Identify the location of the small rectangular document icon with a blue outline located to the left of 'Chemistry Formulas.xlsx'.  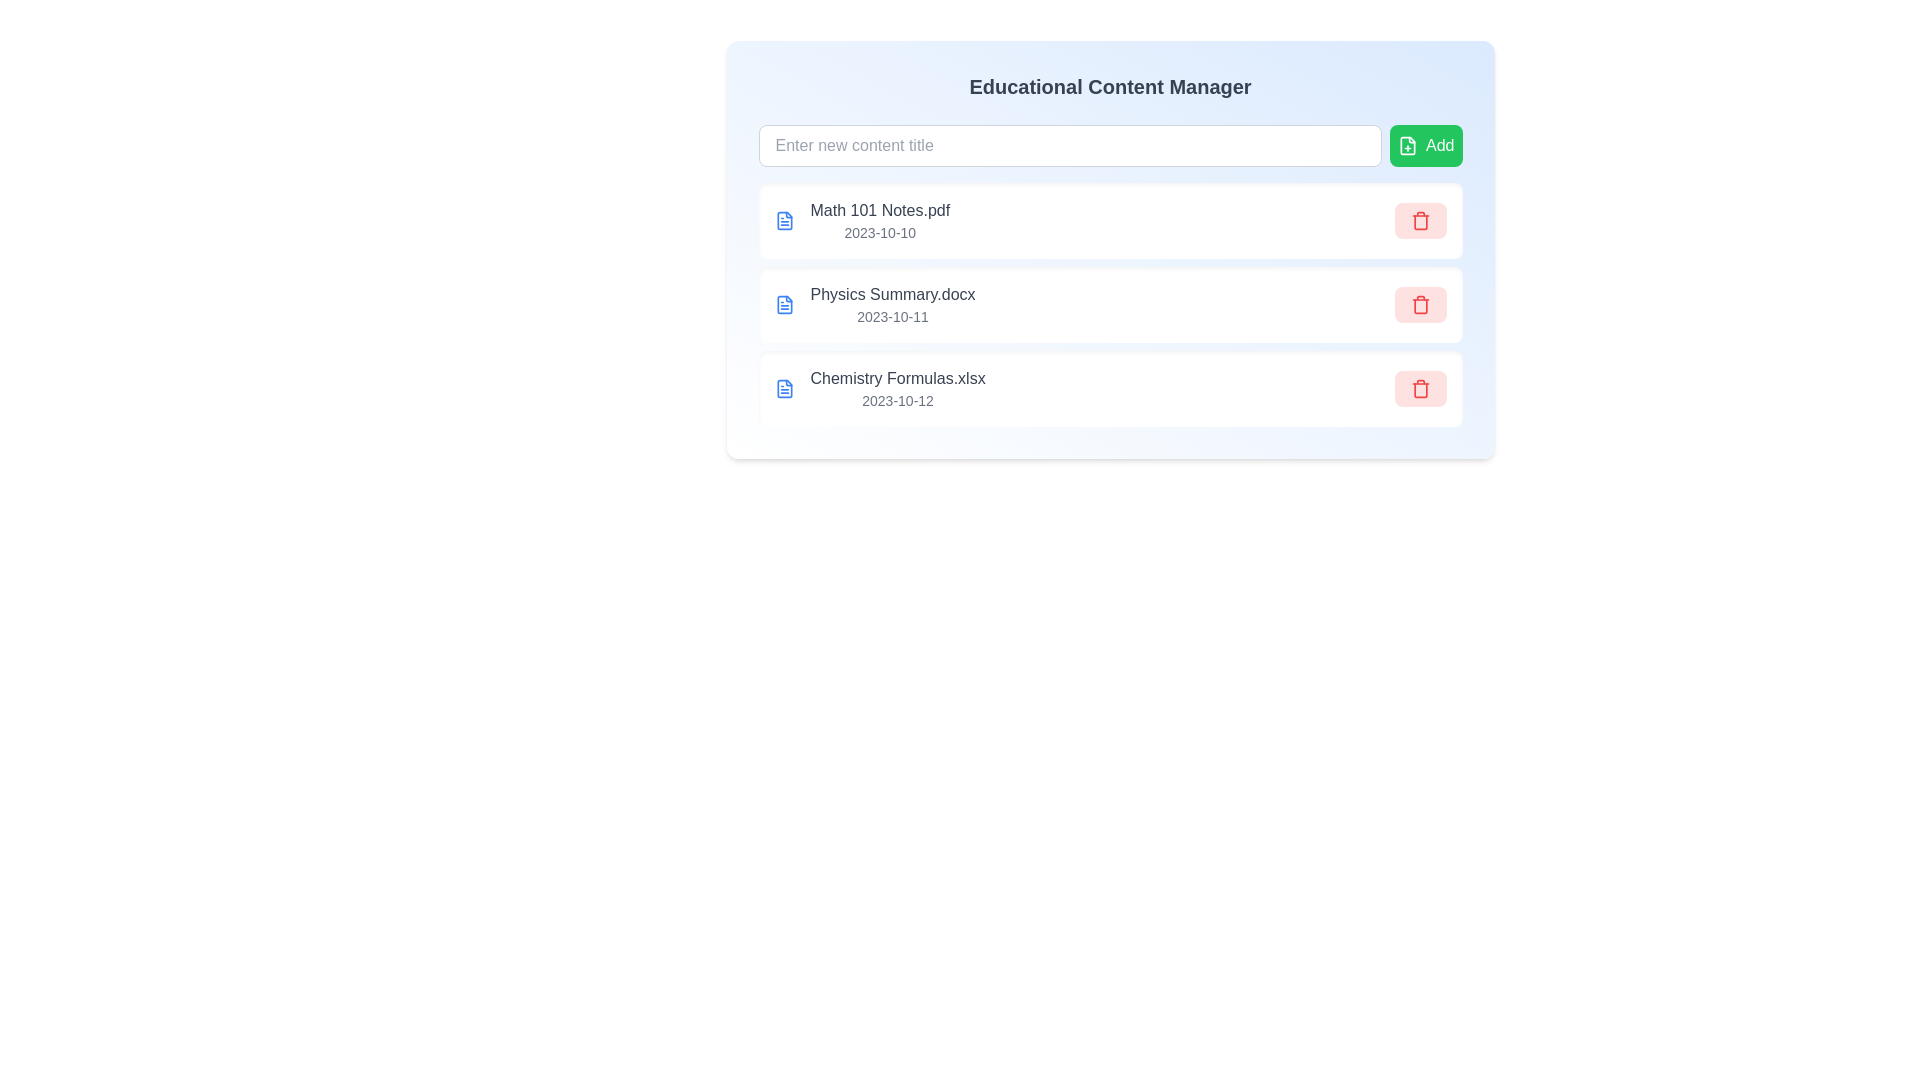
(783, 389).